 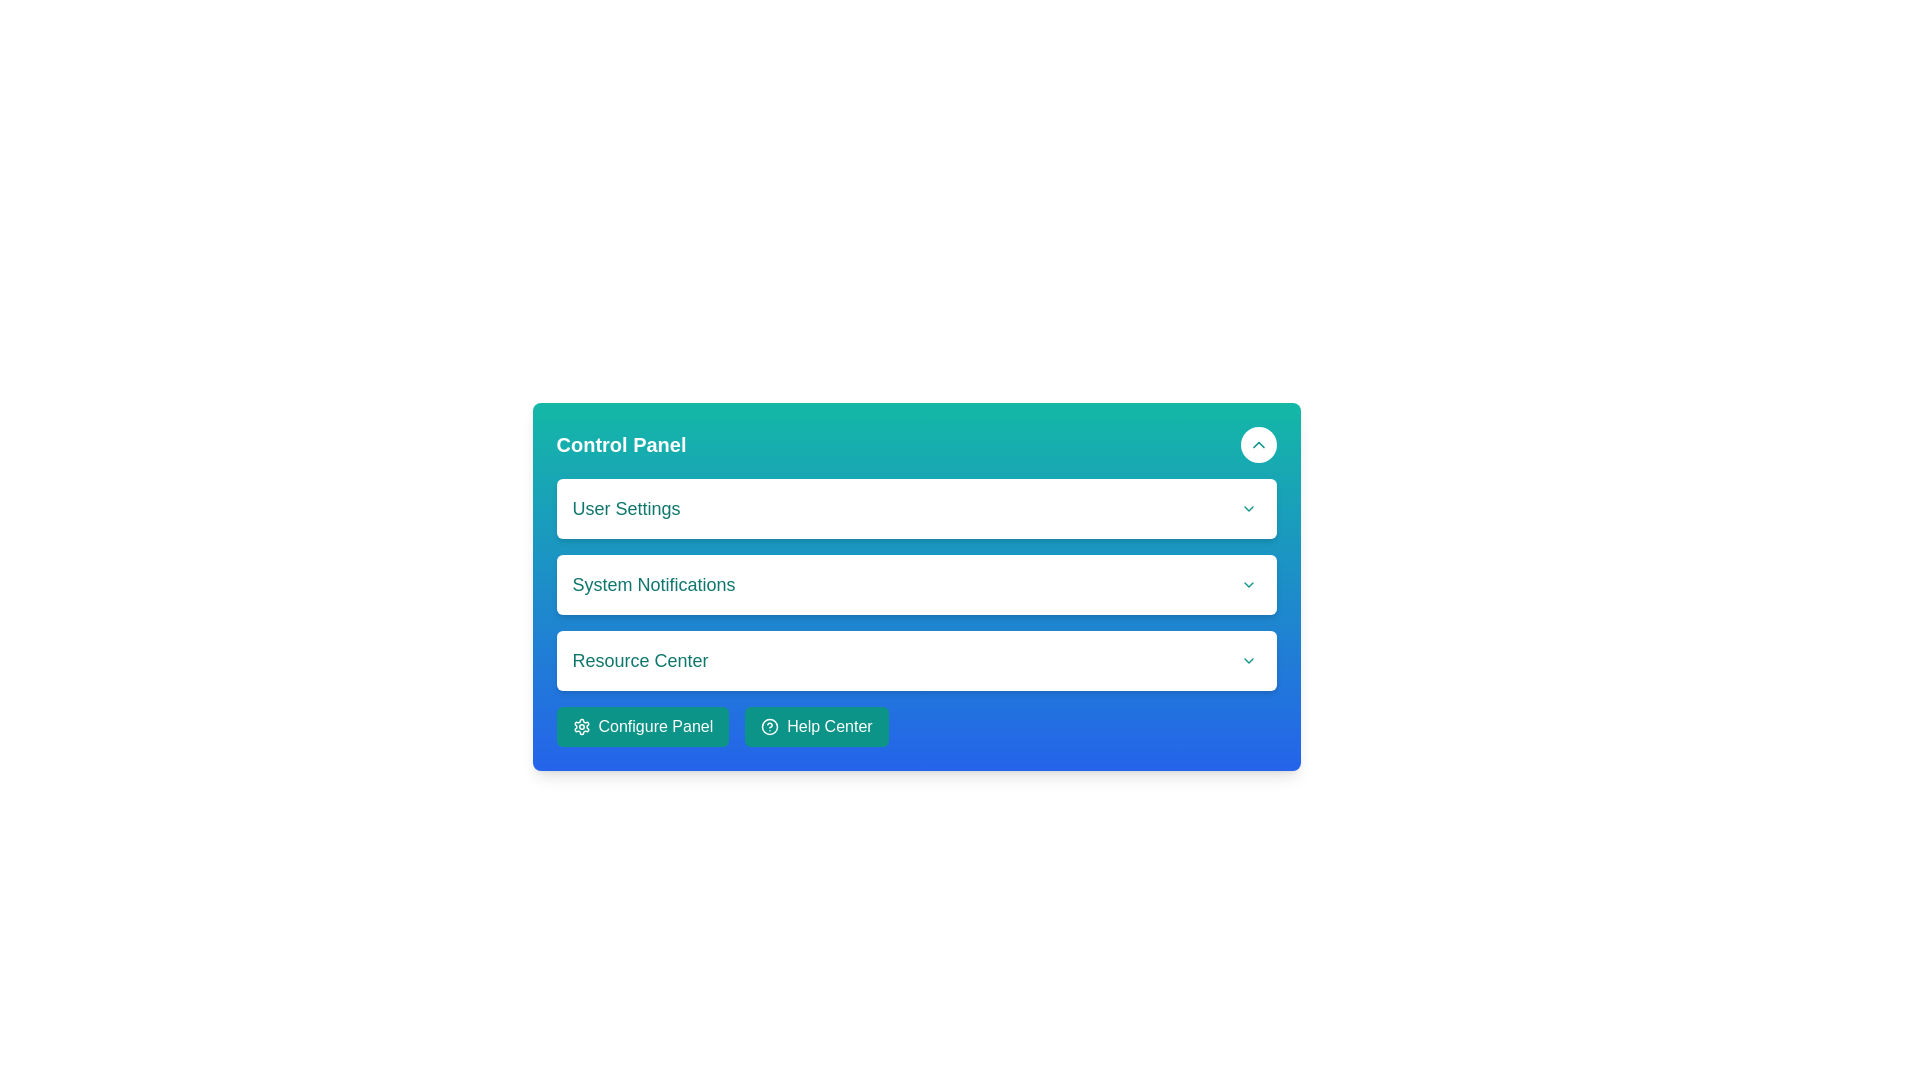 I want to click on the teal upward-pointing chevron icon located in the top-right corner of the panel, adjacent to the text header, so click(x=1257, y=443).